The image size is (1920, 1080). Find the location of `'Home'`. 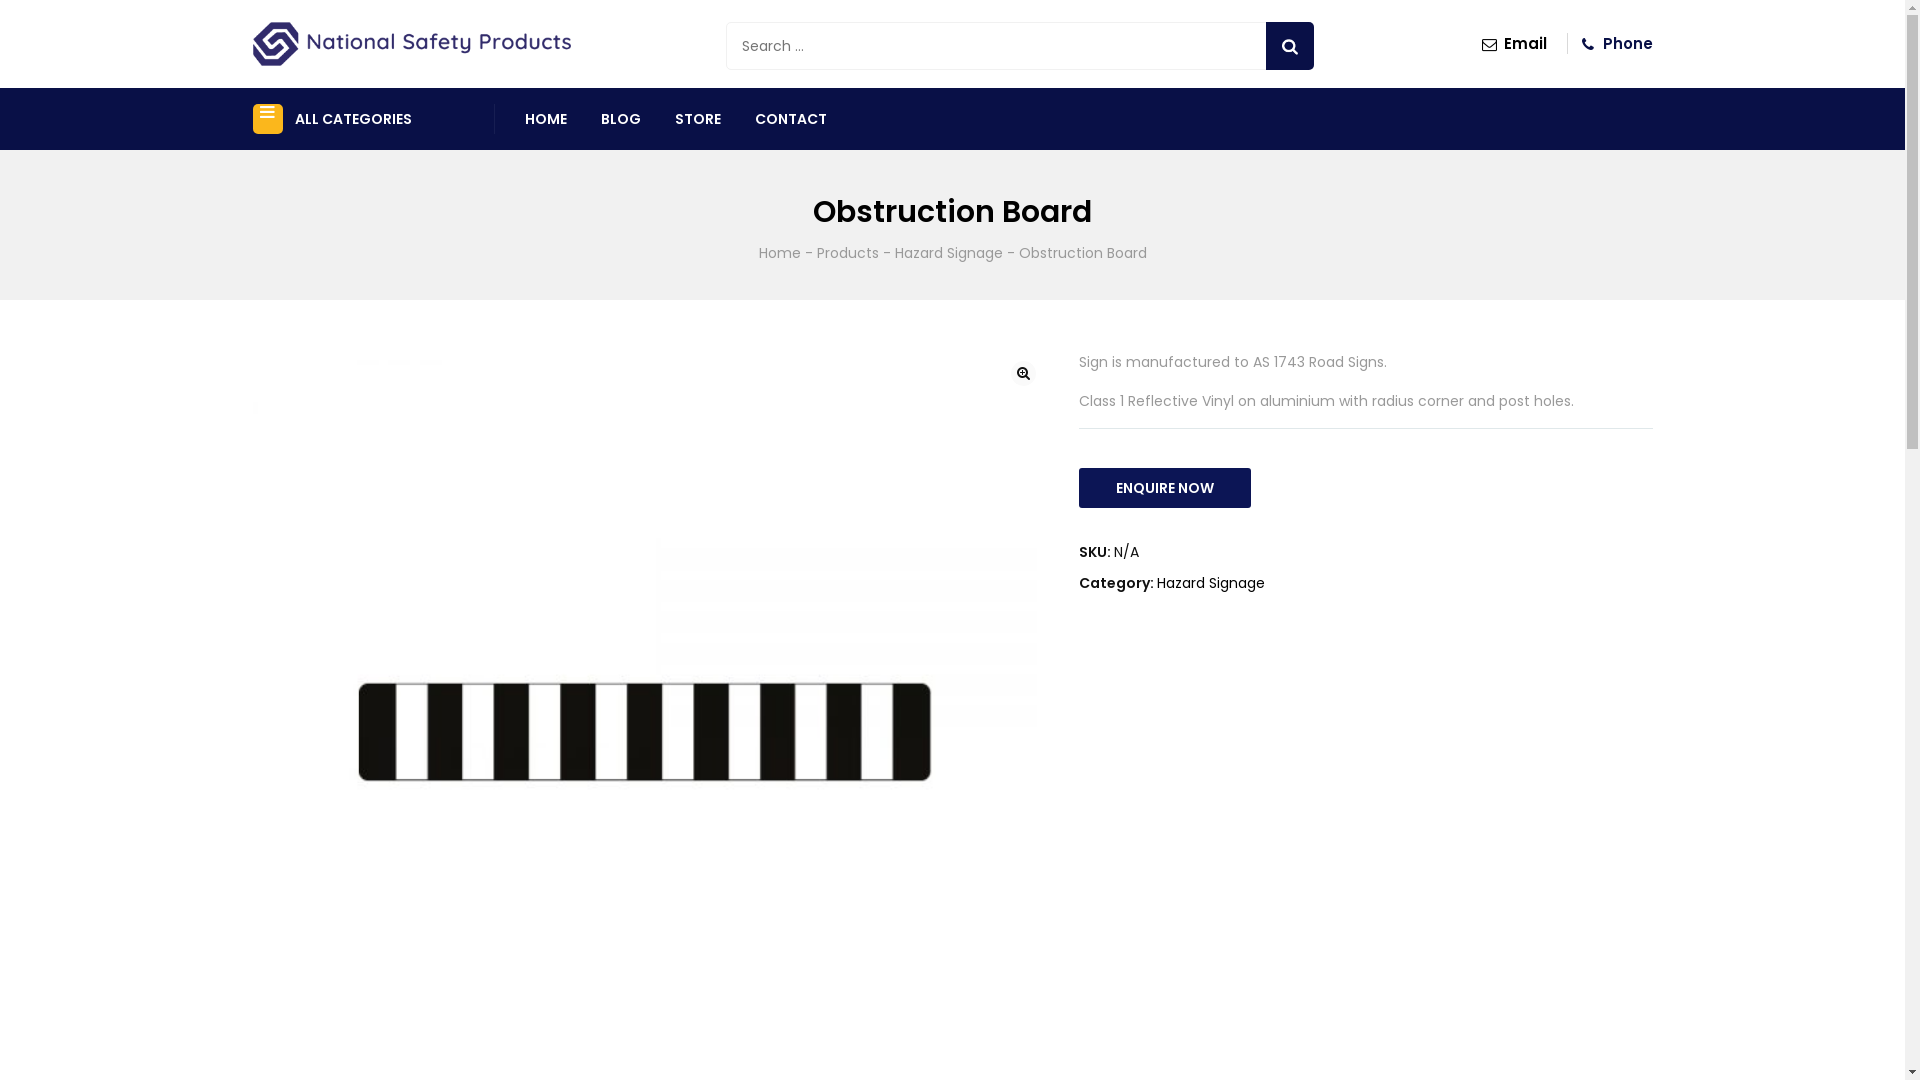

'Home' is located at coordinates (777, 252).